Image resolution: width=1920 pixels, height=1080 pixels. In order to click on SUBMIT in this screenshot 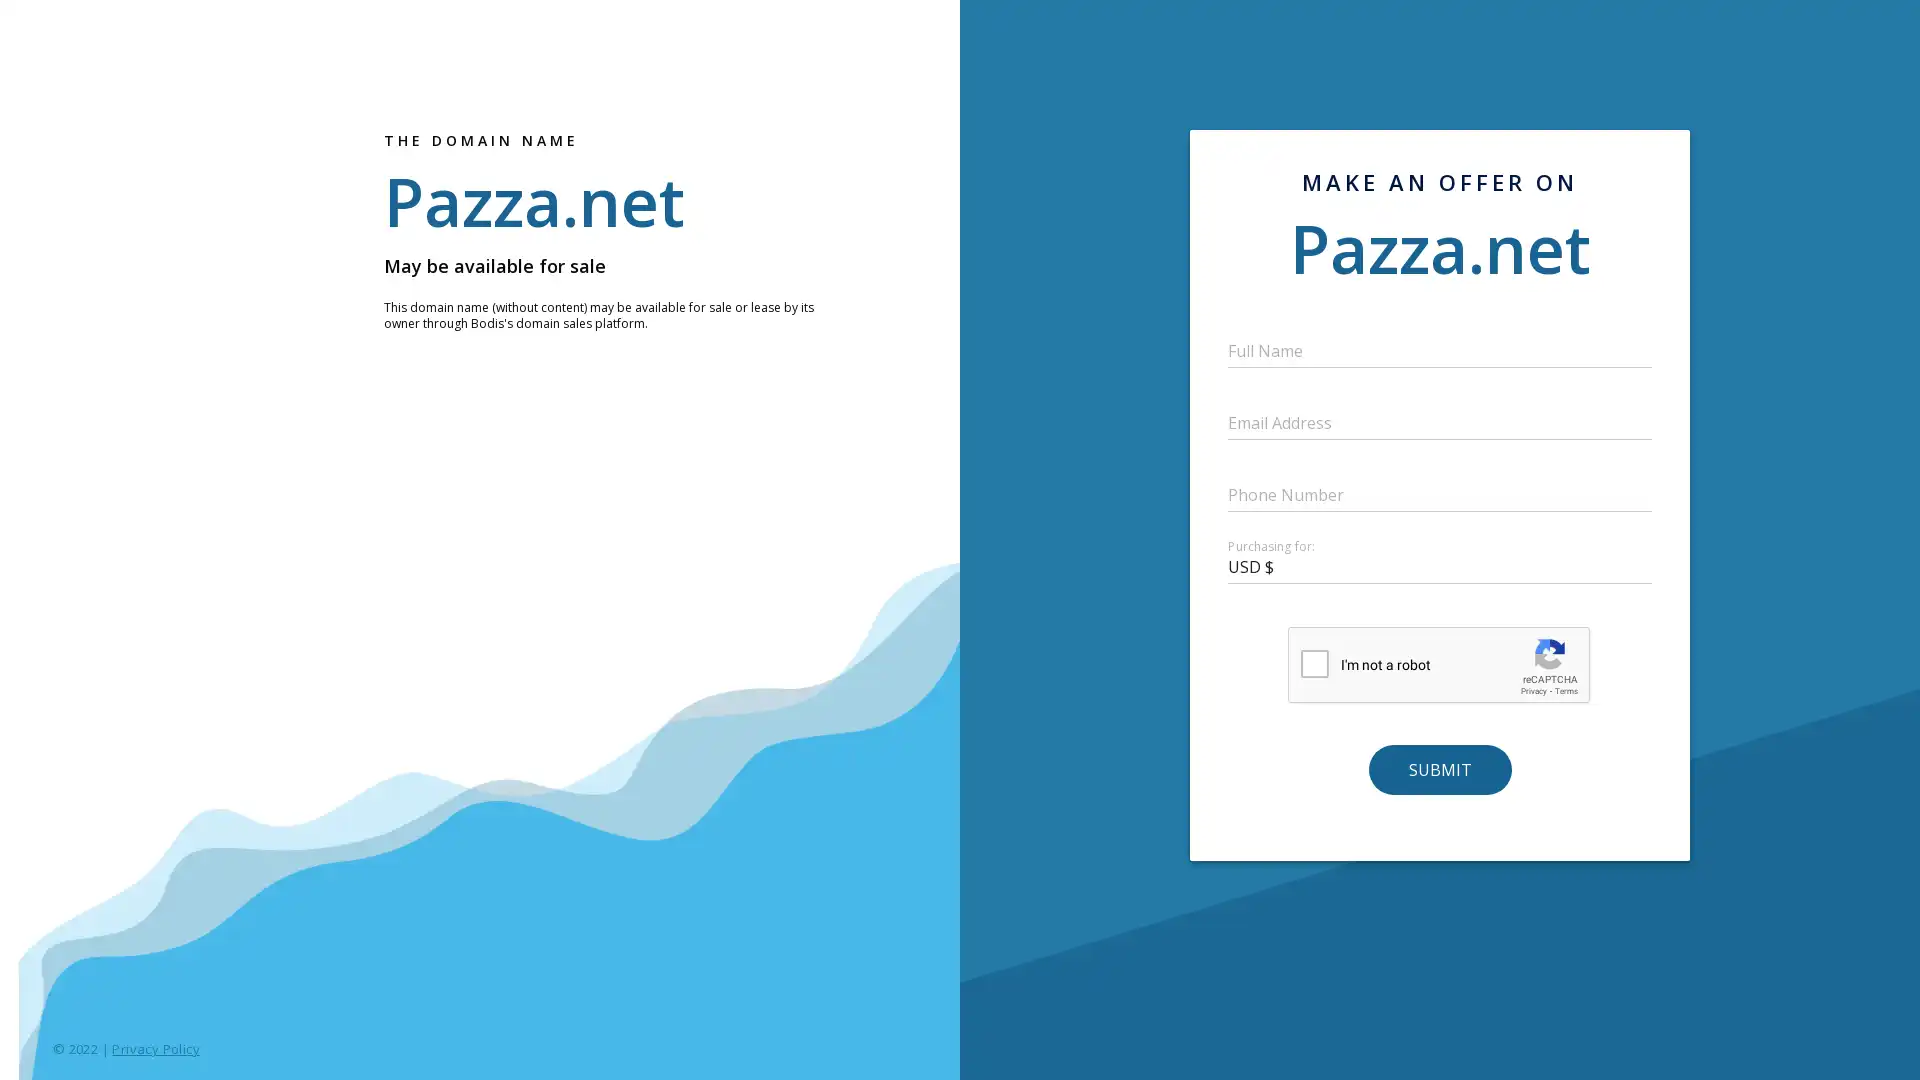, I will do `click(1438, 769)`.